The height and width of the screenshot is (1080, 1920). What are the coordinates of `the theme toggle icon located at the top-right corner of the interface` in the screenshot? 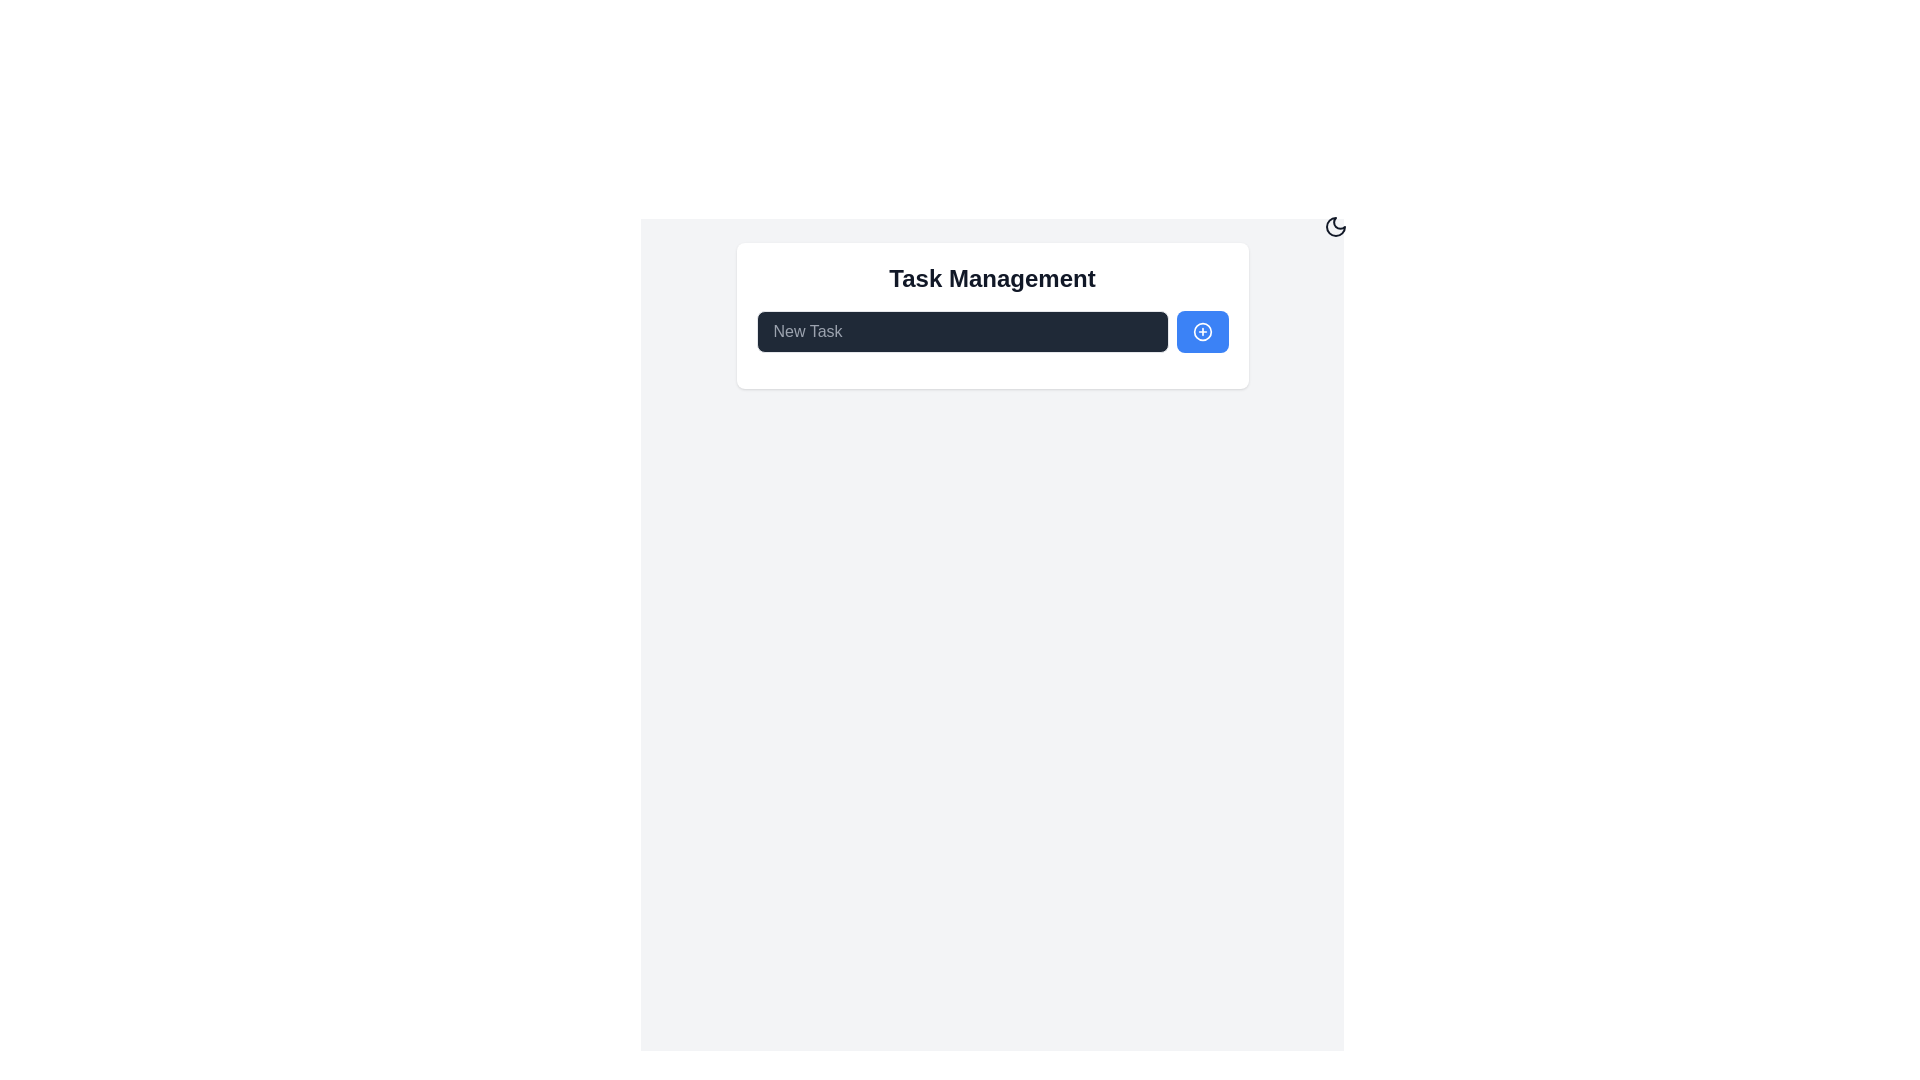 It's located at (1335, 226).